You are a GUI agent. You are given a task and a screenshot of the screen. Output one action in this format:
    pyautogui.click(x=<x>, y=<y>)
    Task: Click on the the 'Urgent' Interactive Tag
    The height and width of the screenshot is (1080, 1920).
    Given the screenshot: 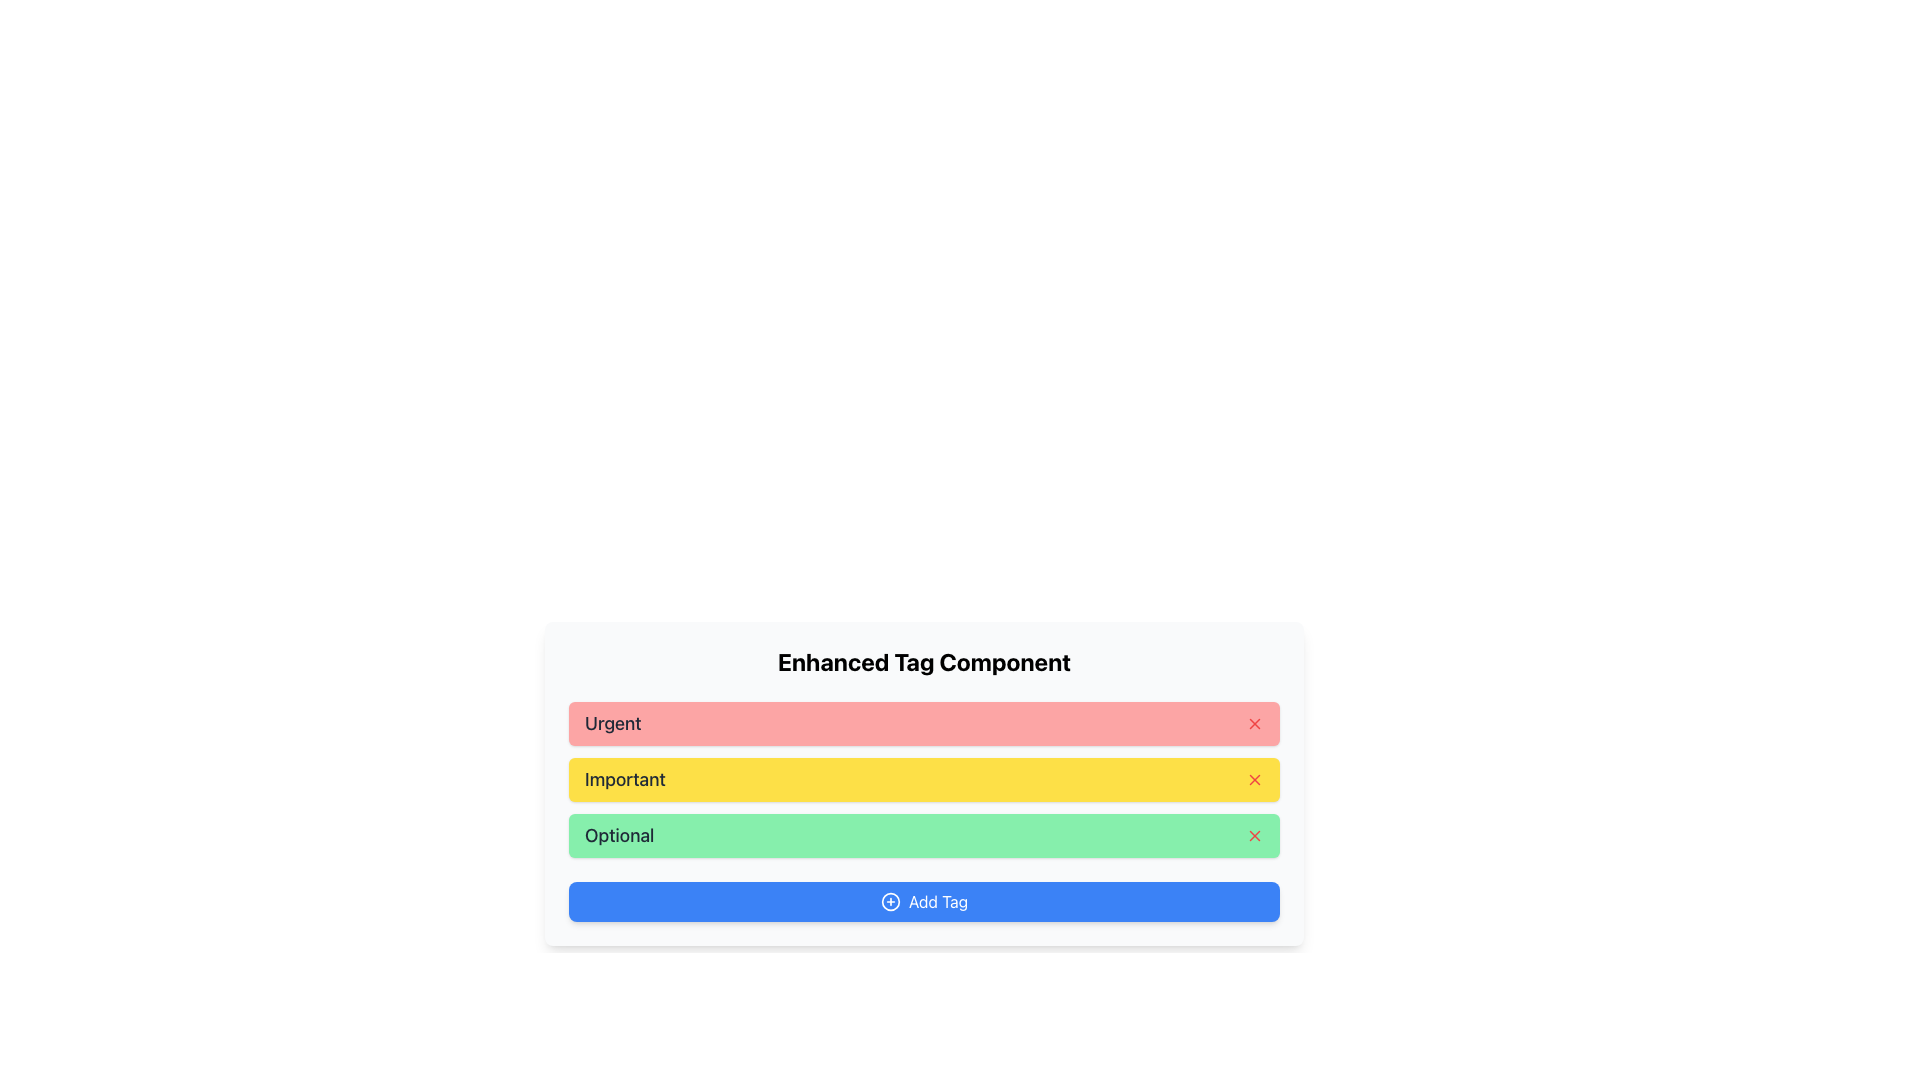 What is the action you would take?
    pyautogui.click(x=923, y=724)
    